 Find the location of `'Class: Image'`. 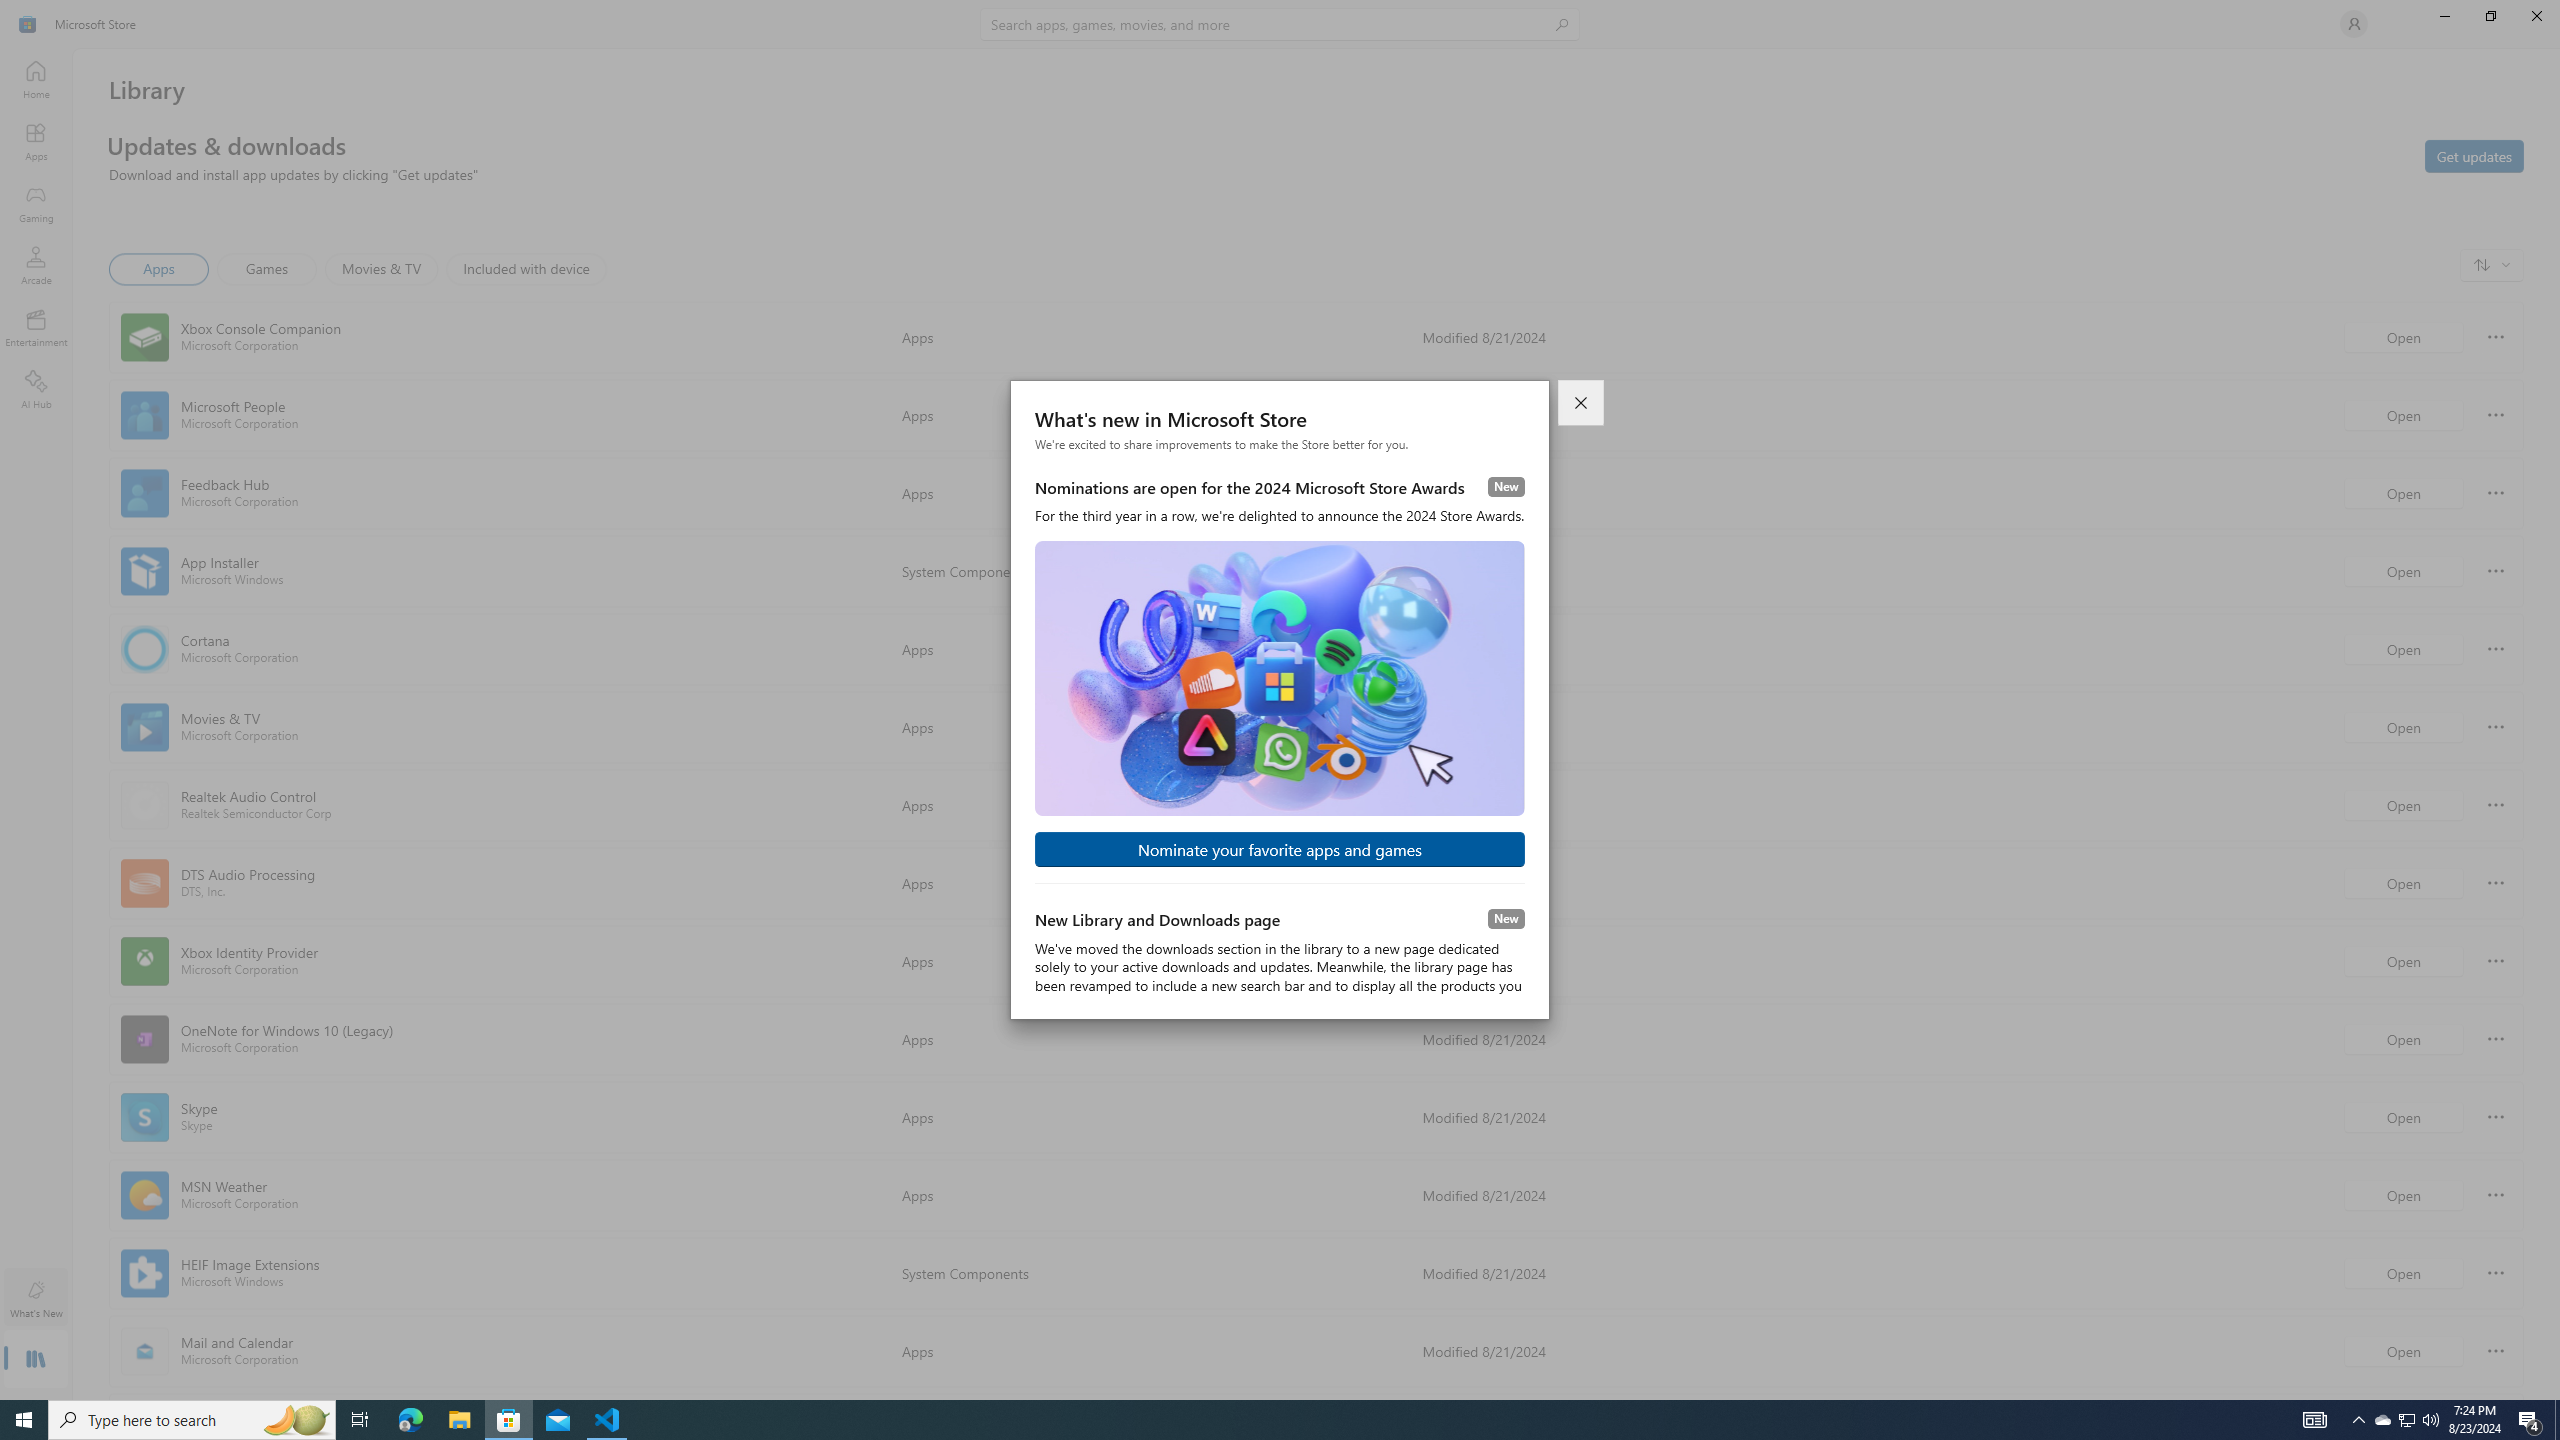

'Class: Image' is located at coordinates (28, 22).